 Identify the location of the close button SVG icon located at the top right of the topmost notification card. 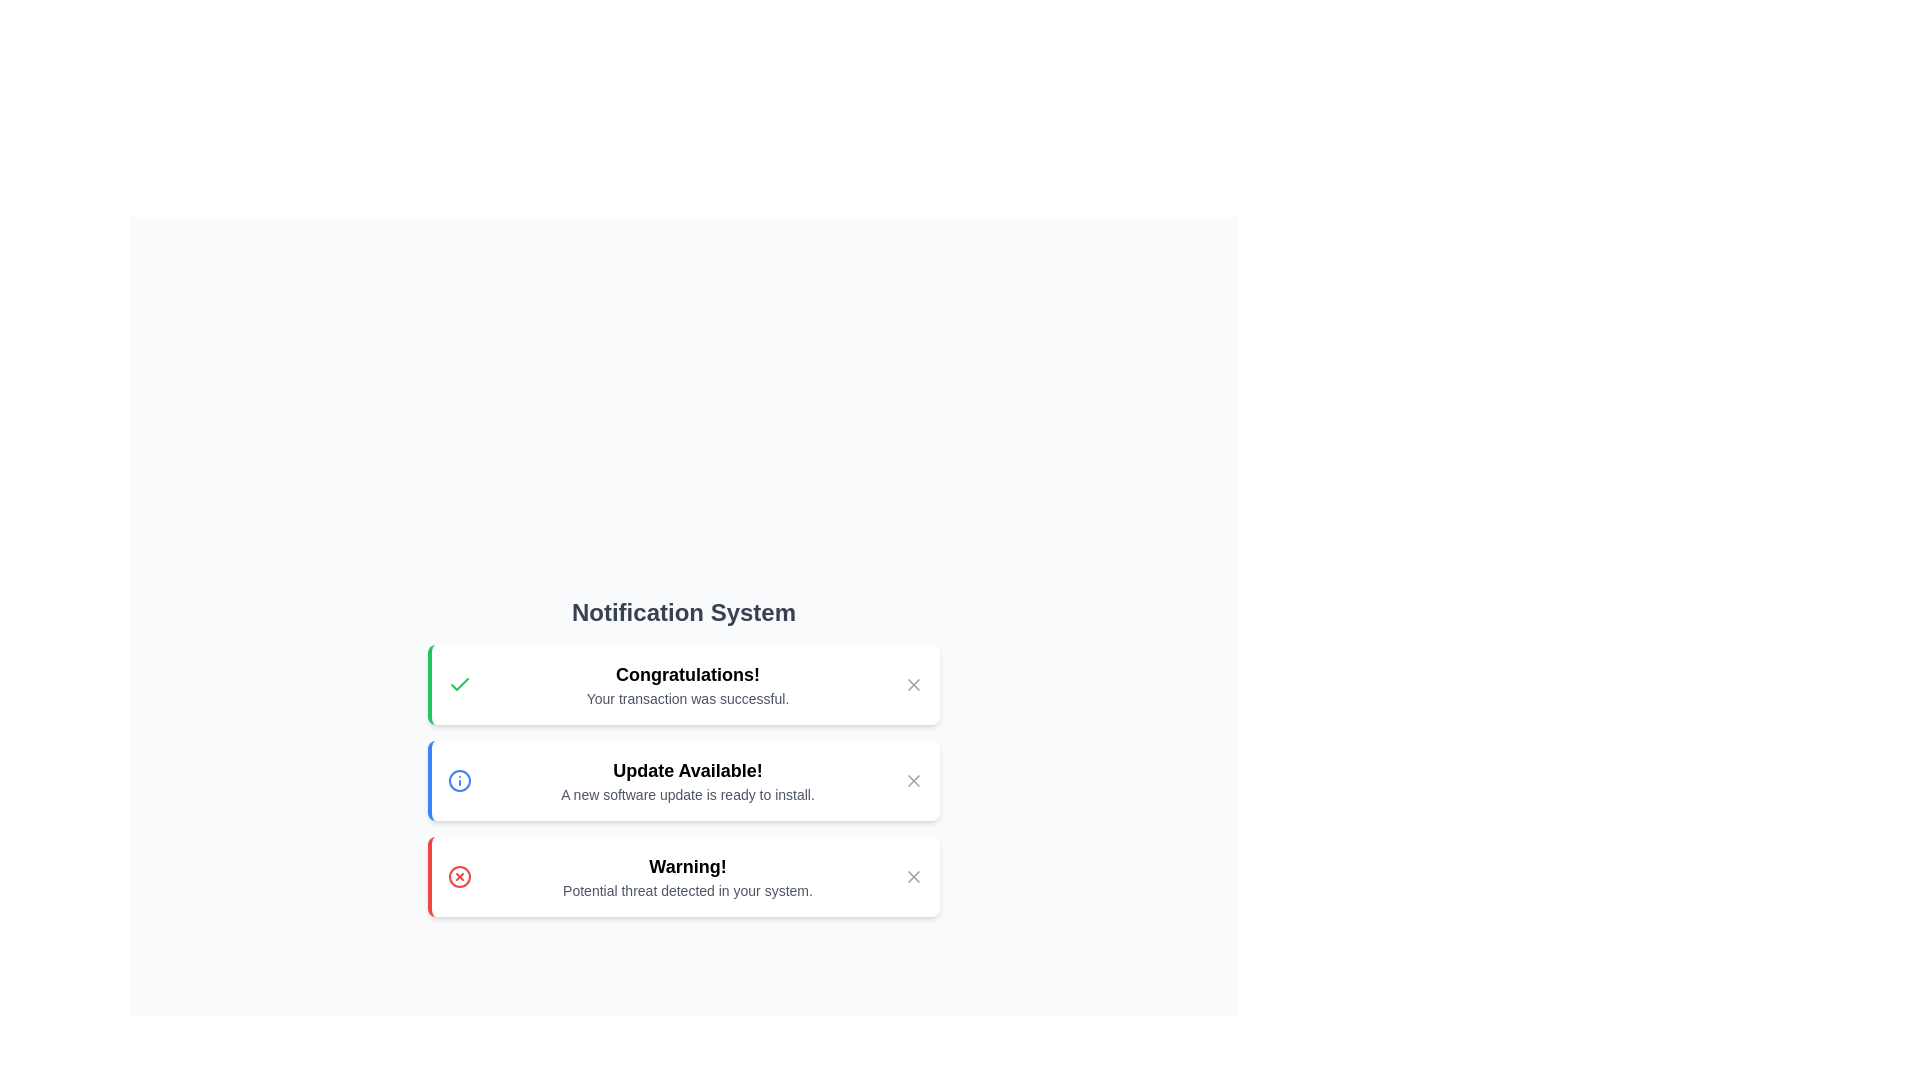
(912, 684).